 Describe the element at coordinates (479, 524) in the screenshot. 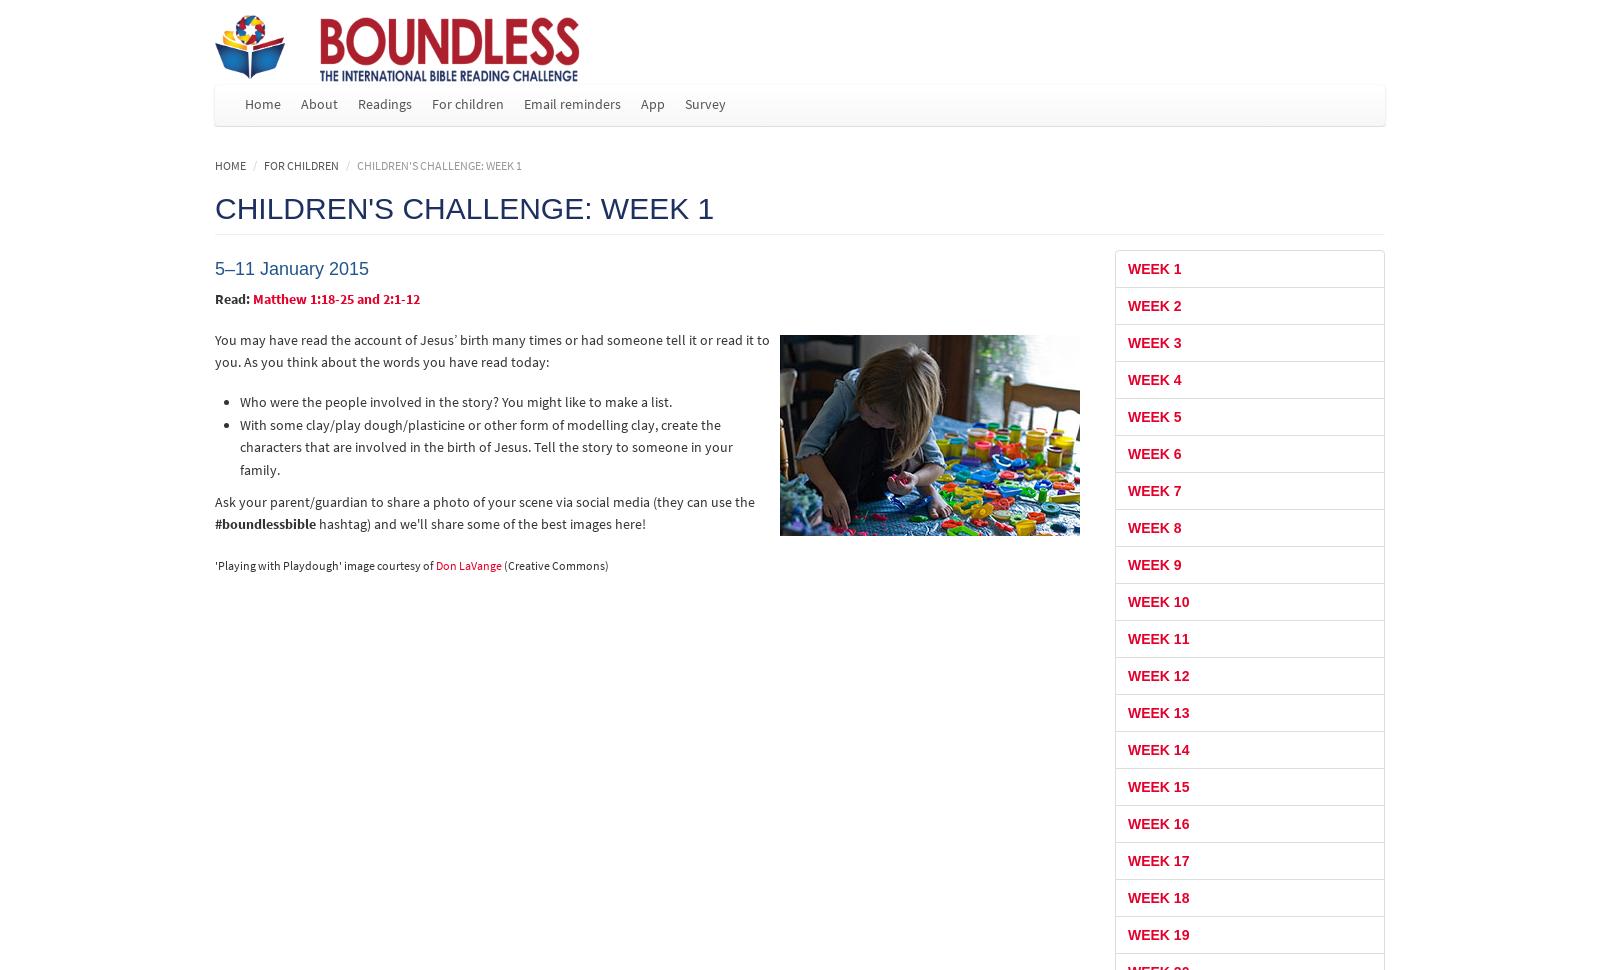

I see `'hashtag) and we'll share some of the best images here!'` at that location.